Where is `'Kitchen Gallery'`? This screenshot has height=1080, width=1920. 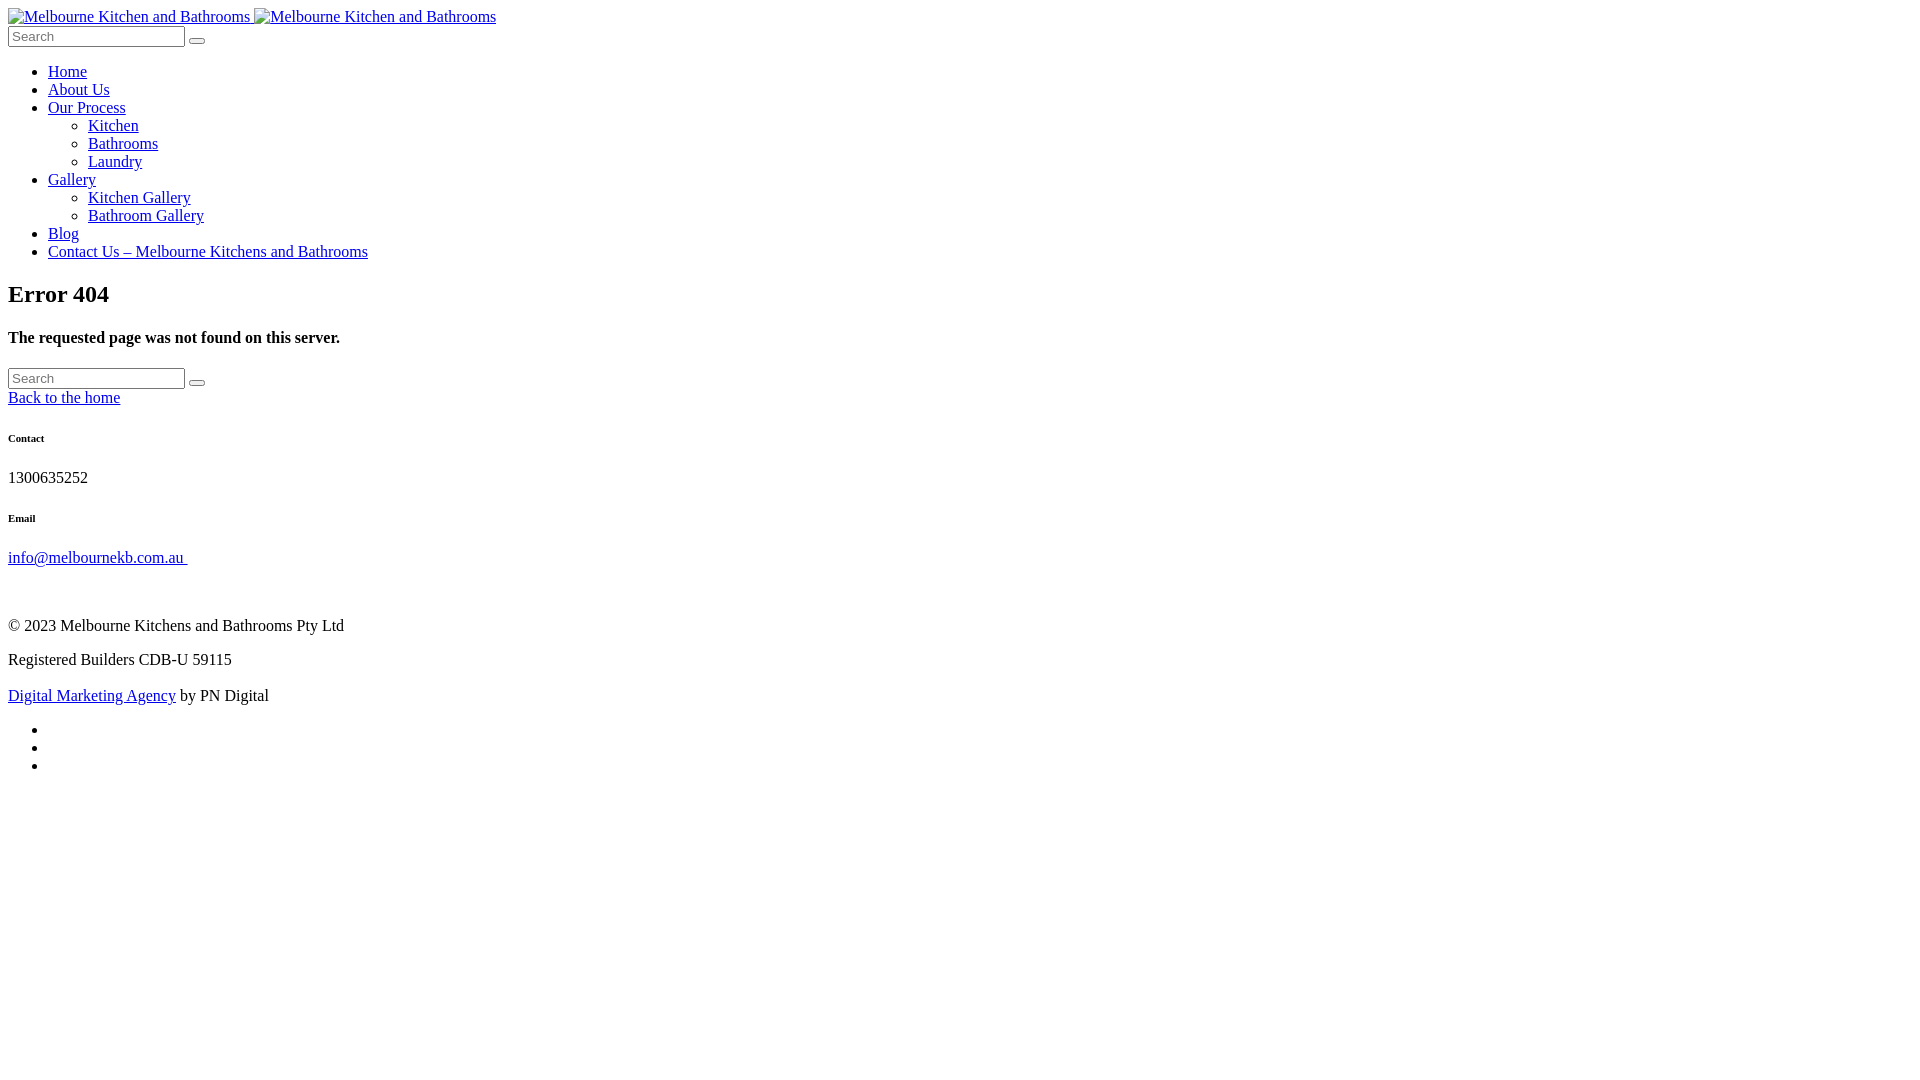
'Kitchen Gallery' is located at coordinates (138, 197).